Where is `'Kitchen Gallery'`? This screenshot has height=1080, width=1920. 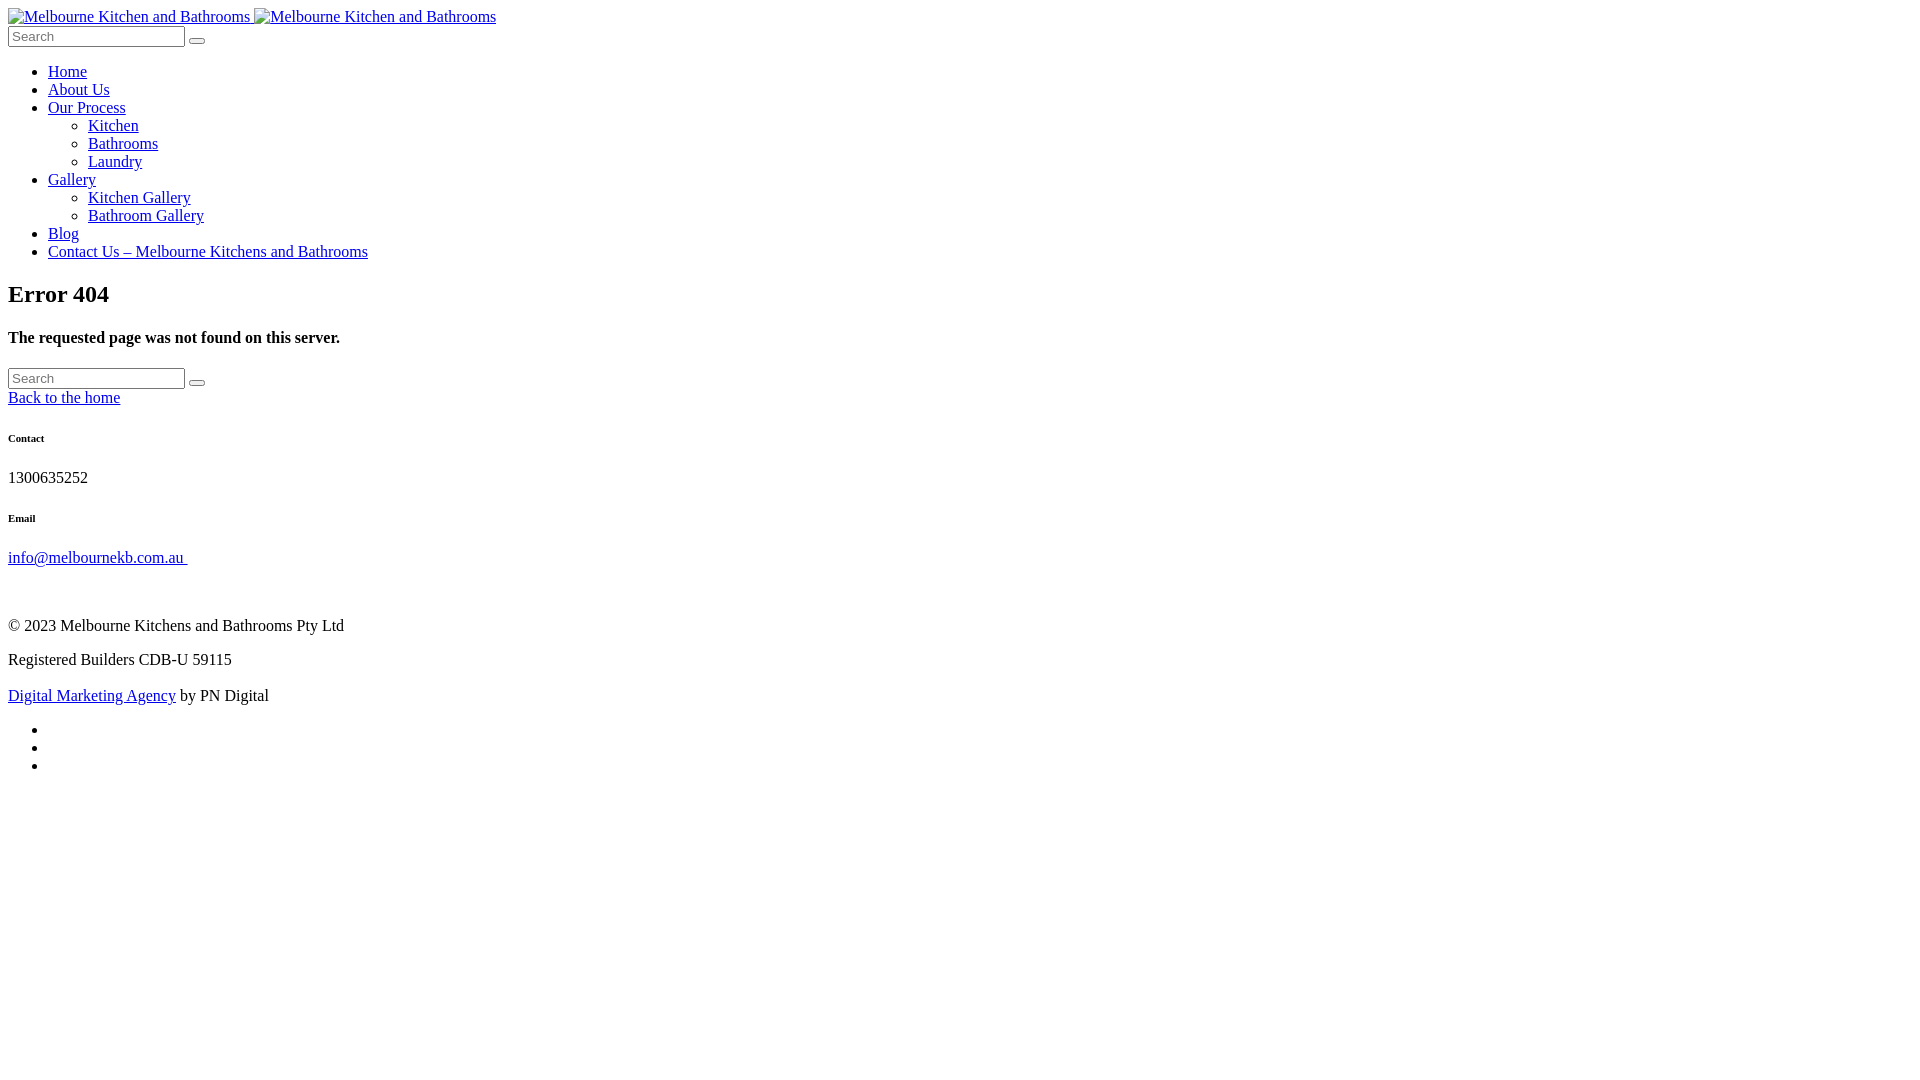
'Kitchen Gallery' is located at coordinates (138, 197).